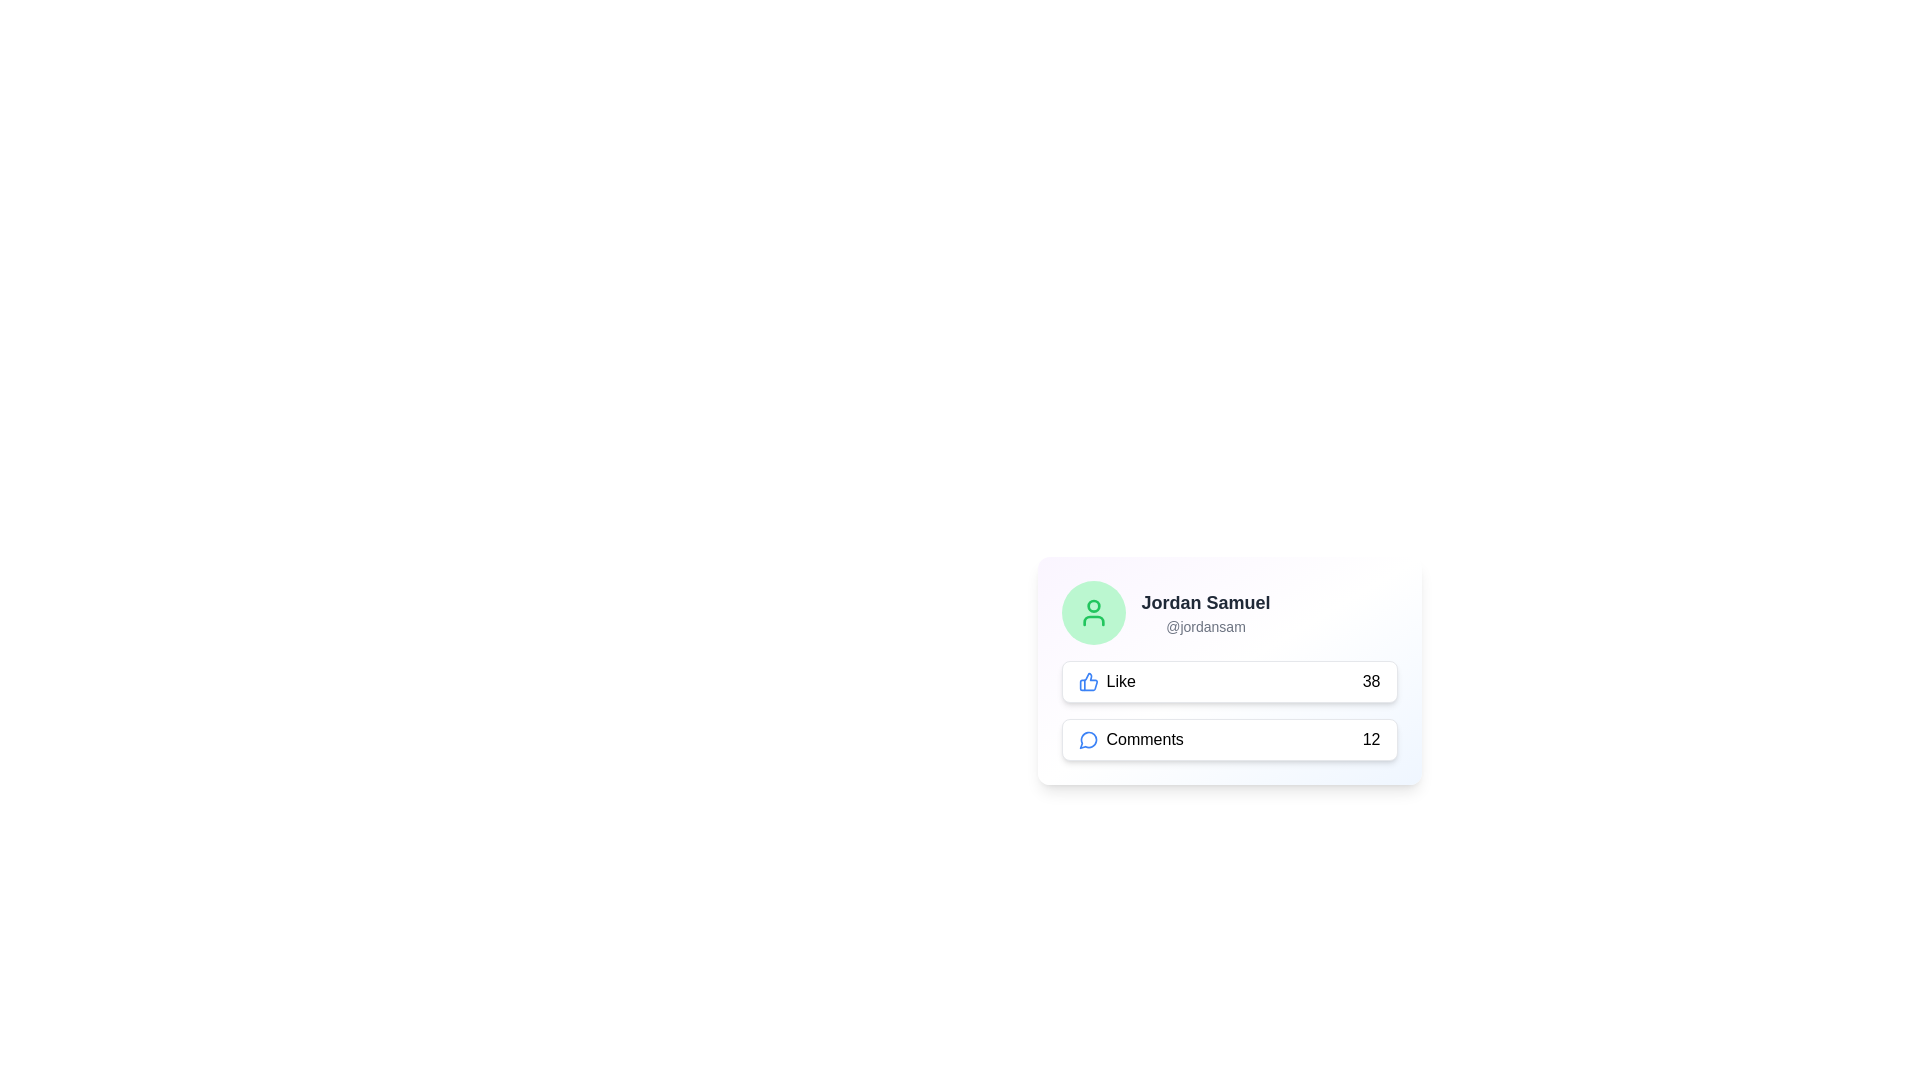  What do you see at coordinates (1092, 612) in the screenshot?
I see `the user icon, which is an outline of a person within a circular green border, located in the upper-left area of the user card section above the text 'Jordan Samuel' and '@jordansam'` at bounding box center [1092, 612].